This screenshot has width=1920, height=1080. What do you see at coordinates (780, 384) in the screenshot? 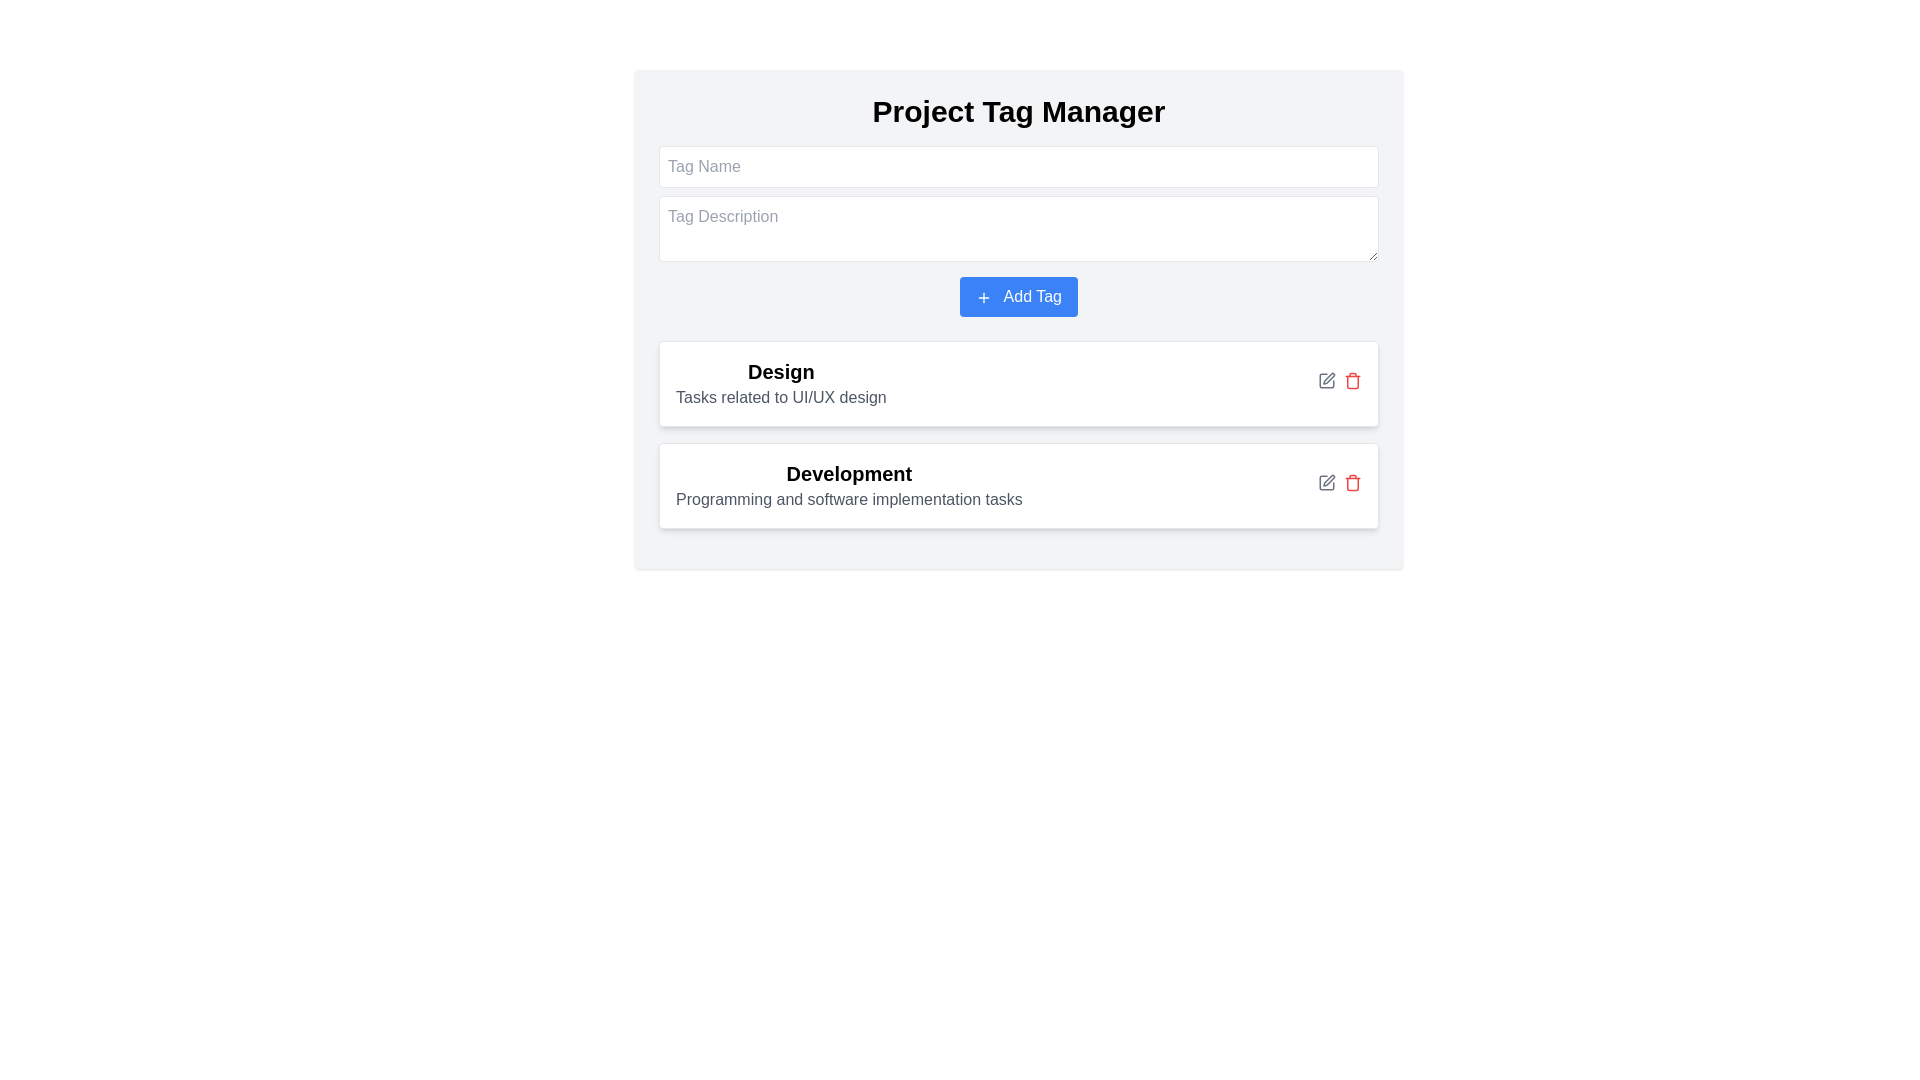
I see `the text label displaying 'Design' in bold, large font with the description 'Tasks related to UI/UX design' underneath, located in the first card block of the 'Project Tag Manager'` at bounding box center [780, 384].